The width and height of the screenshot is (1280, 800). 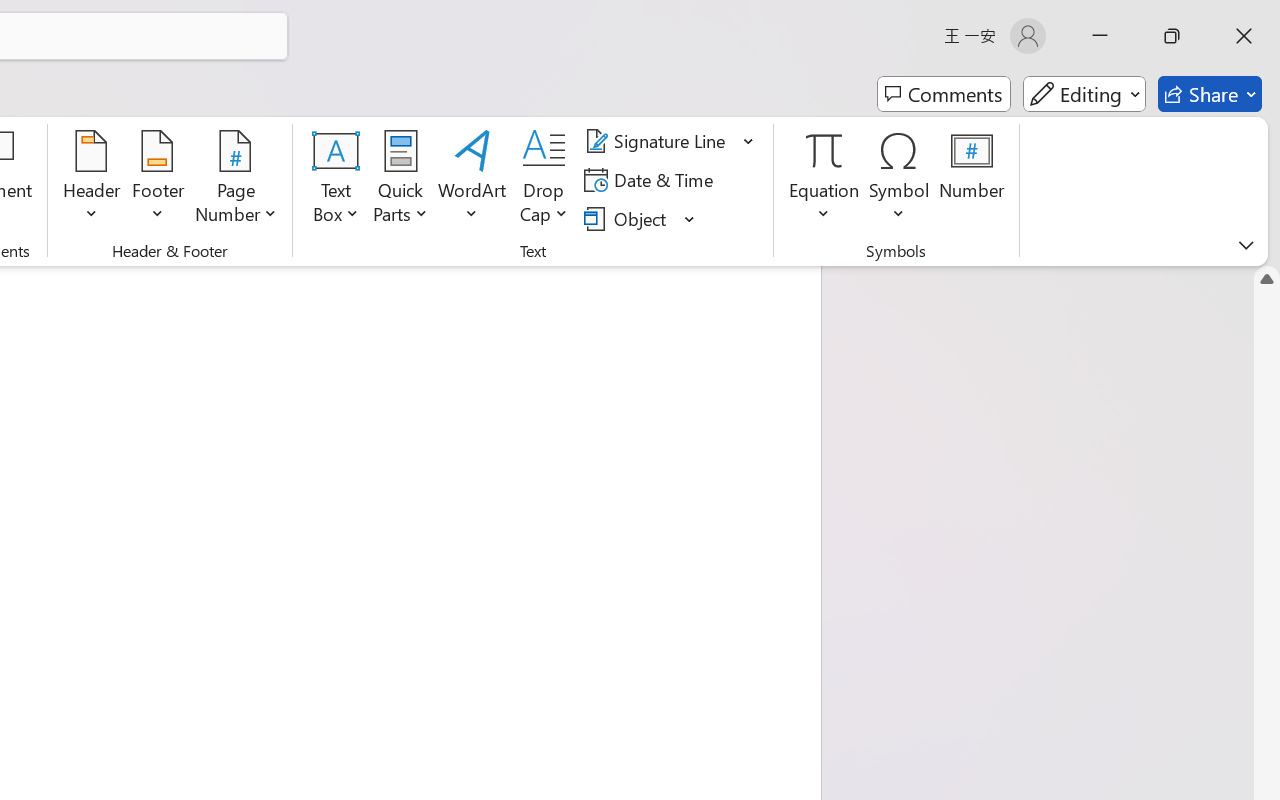 I want to click on 'Footer', so click(x=157, y=179).